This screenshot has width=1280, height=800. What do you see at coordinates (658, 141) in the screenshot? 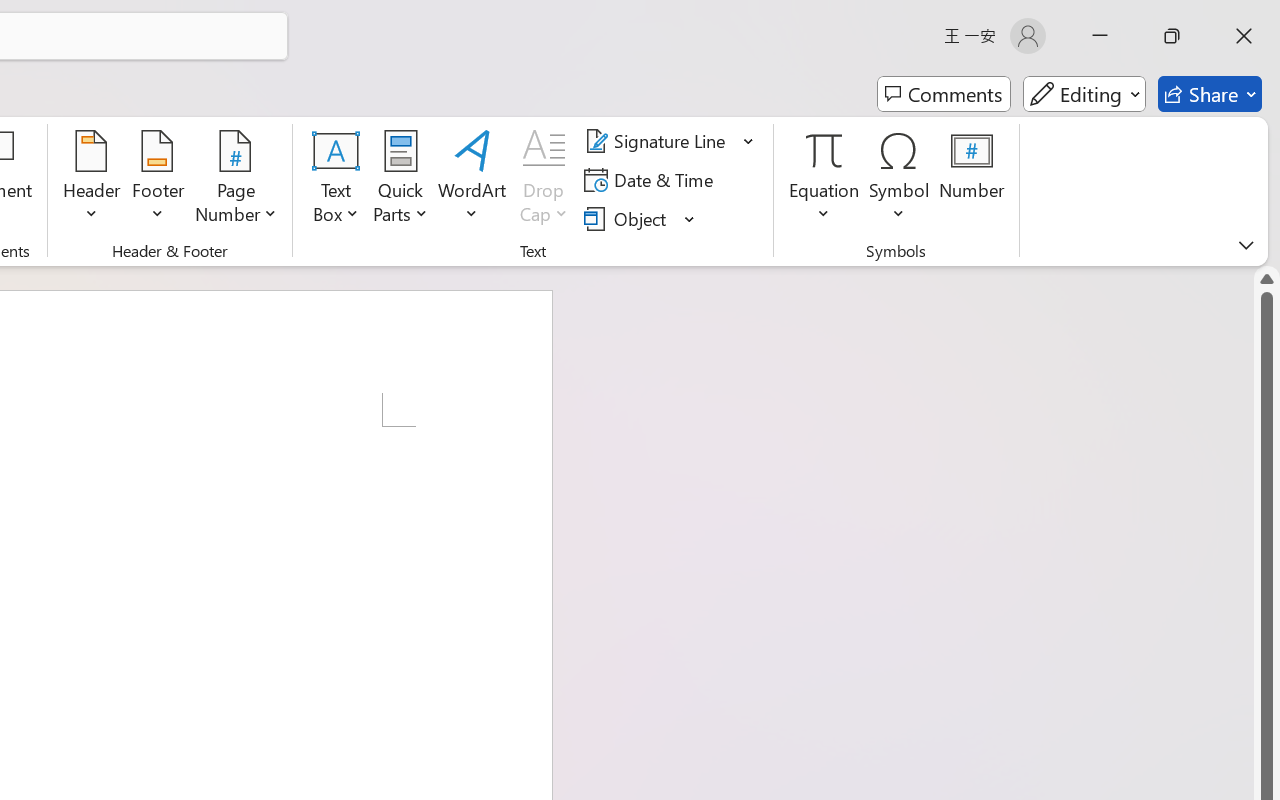
I see `'Signature Line'` at bounding box center [658, 141].